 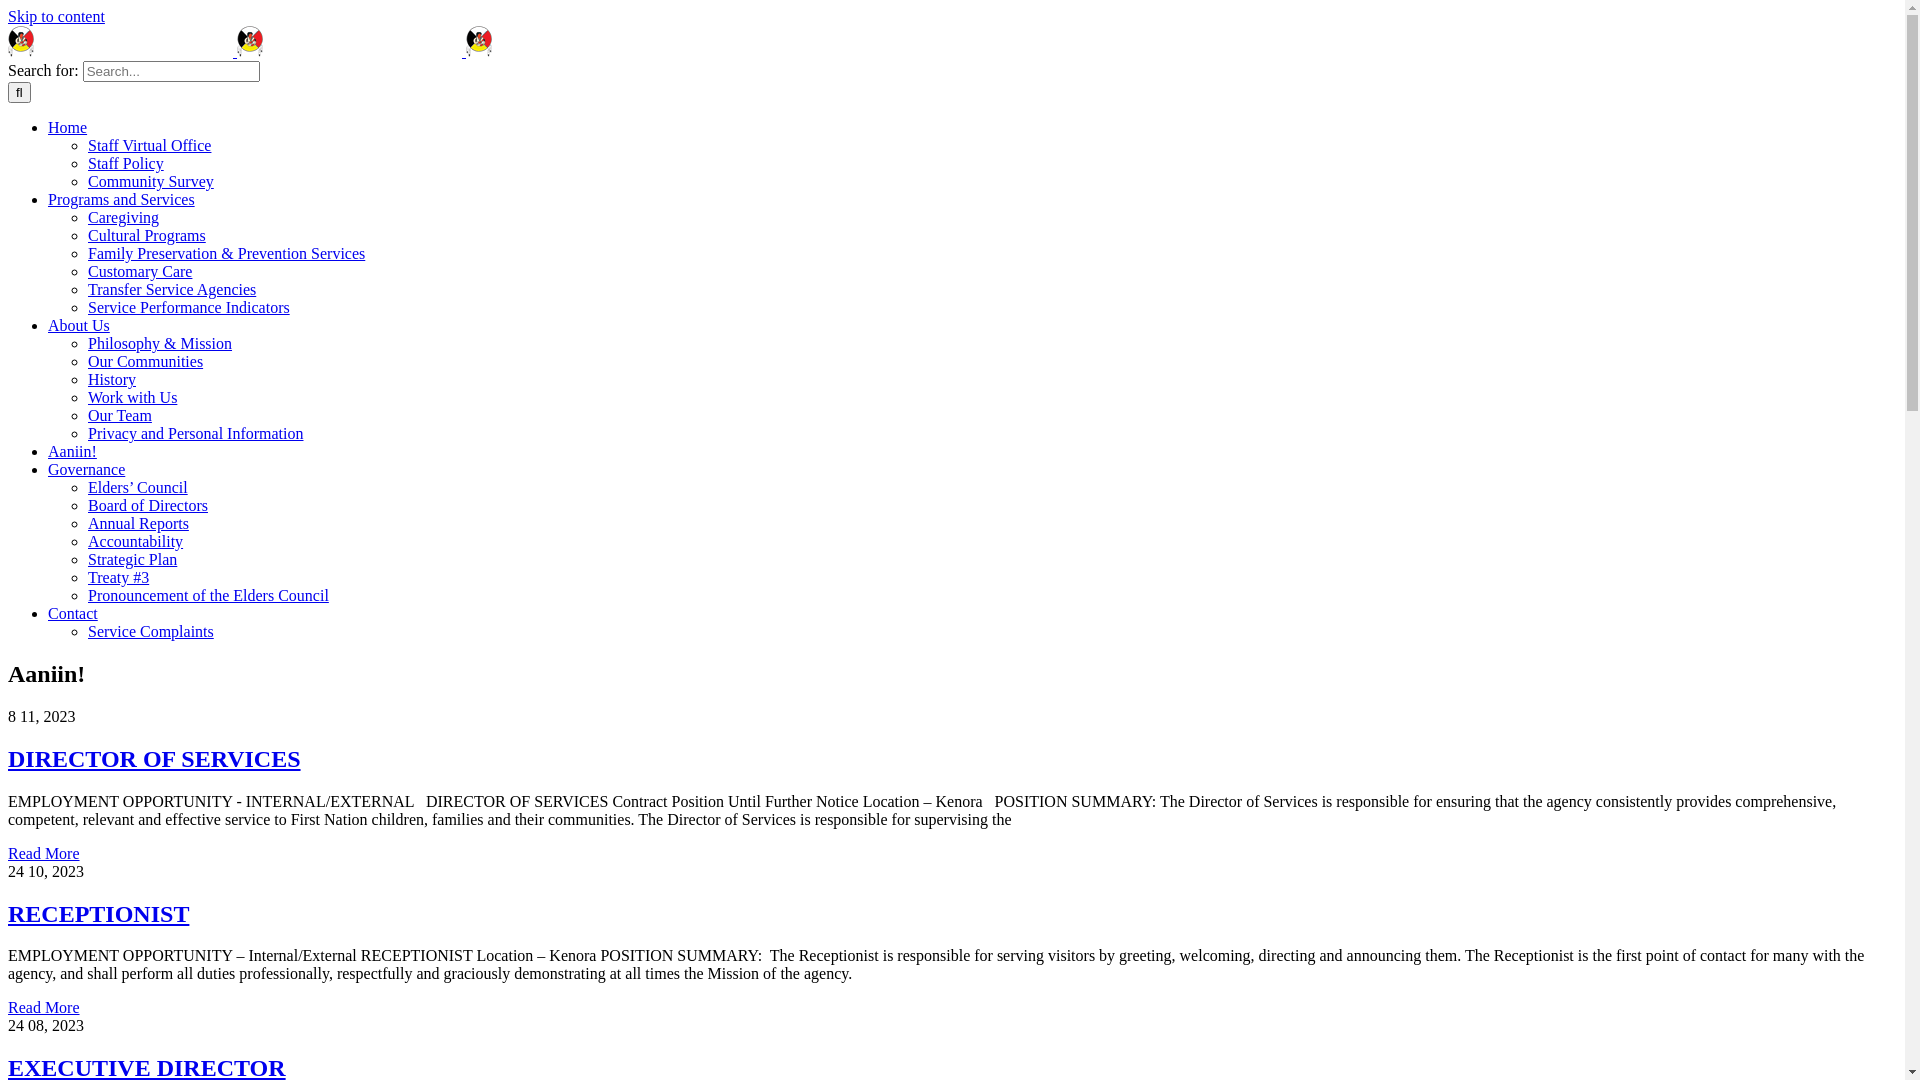 What do you see at coordinates (153, 759) in the screenshot?
I see `'DIRECTOR OF SERVICES'` at bounding box center [153, 759].